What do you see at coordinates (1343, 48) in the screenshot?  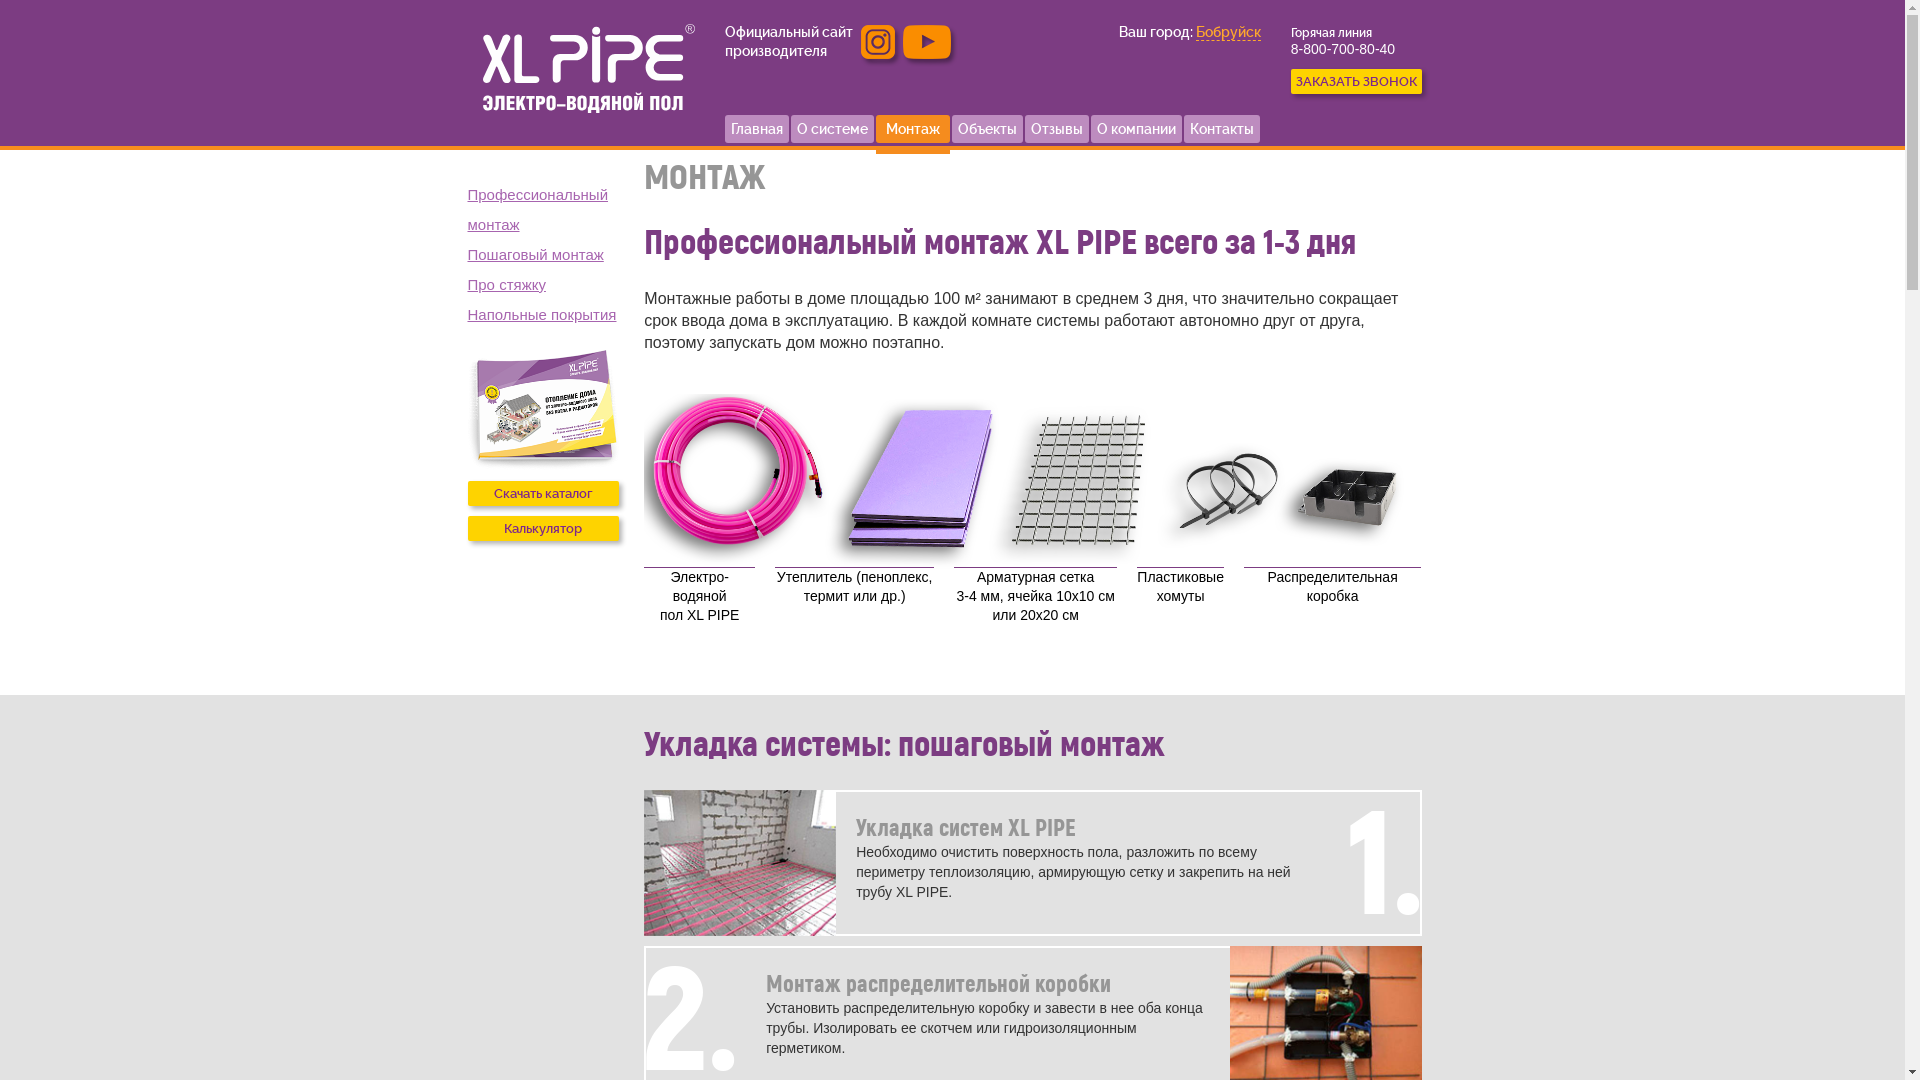 I see `'8-800-700-80-40'` at bounding box center [1343, 48].